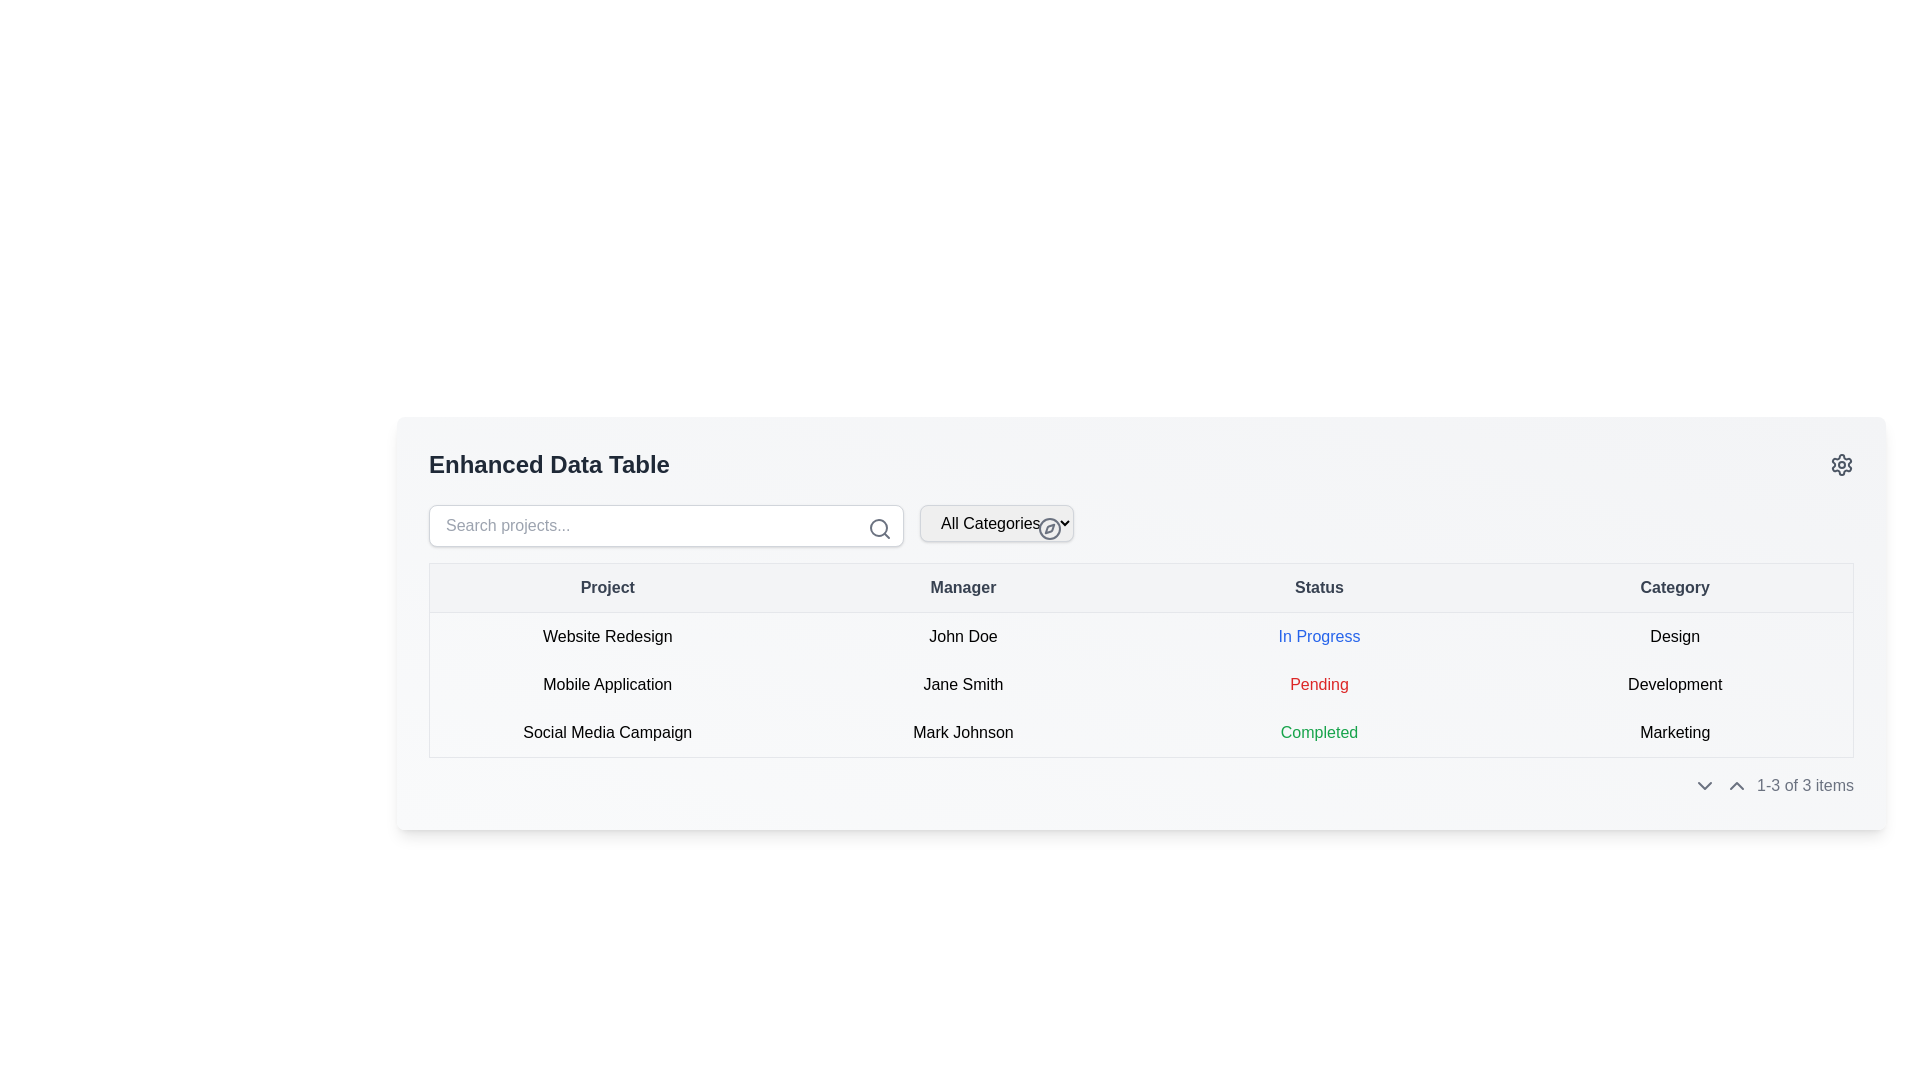 This screenshot has width=1920, height=1080. Describe the element at coordinates (1675, 733) in the screenshot. I see `the static text label that reads 'Marketing', which is the last column in the row for 'Social Media Campaign' in the 'Enhanced Data Table'` at that location.